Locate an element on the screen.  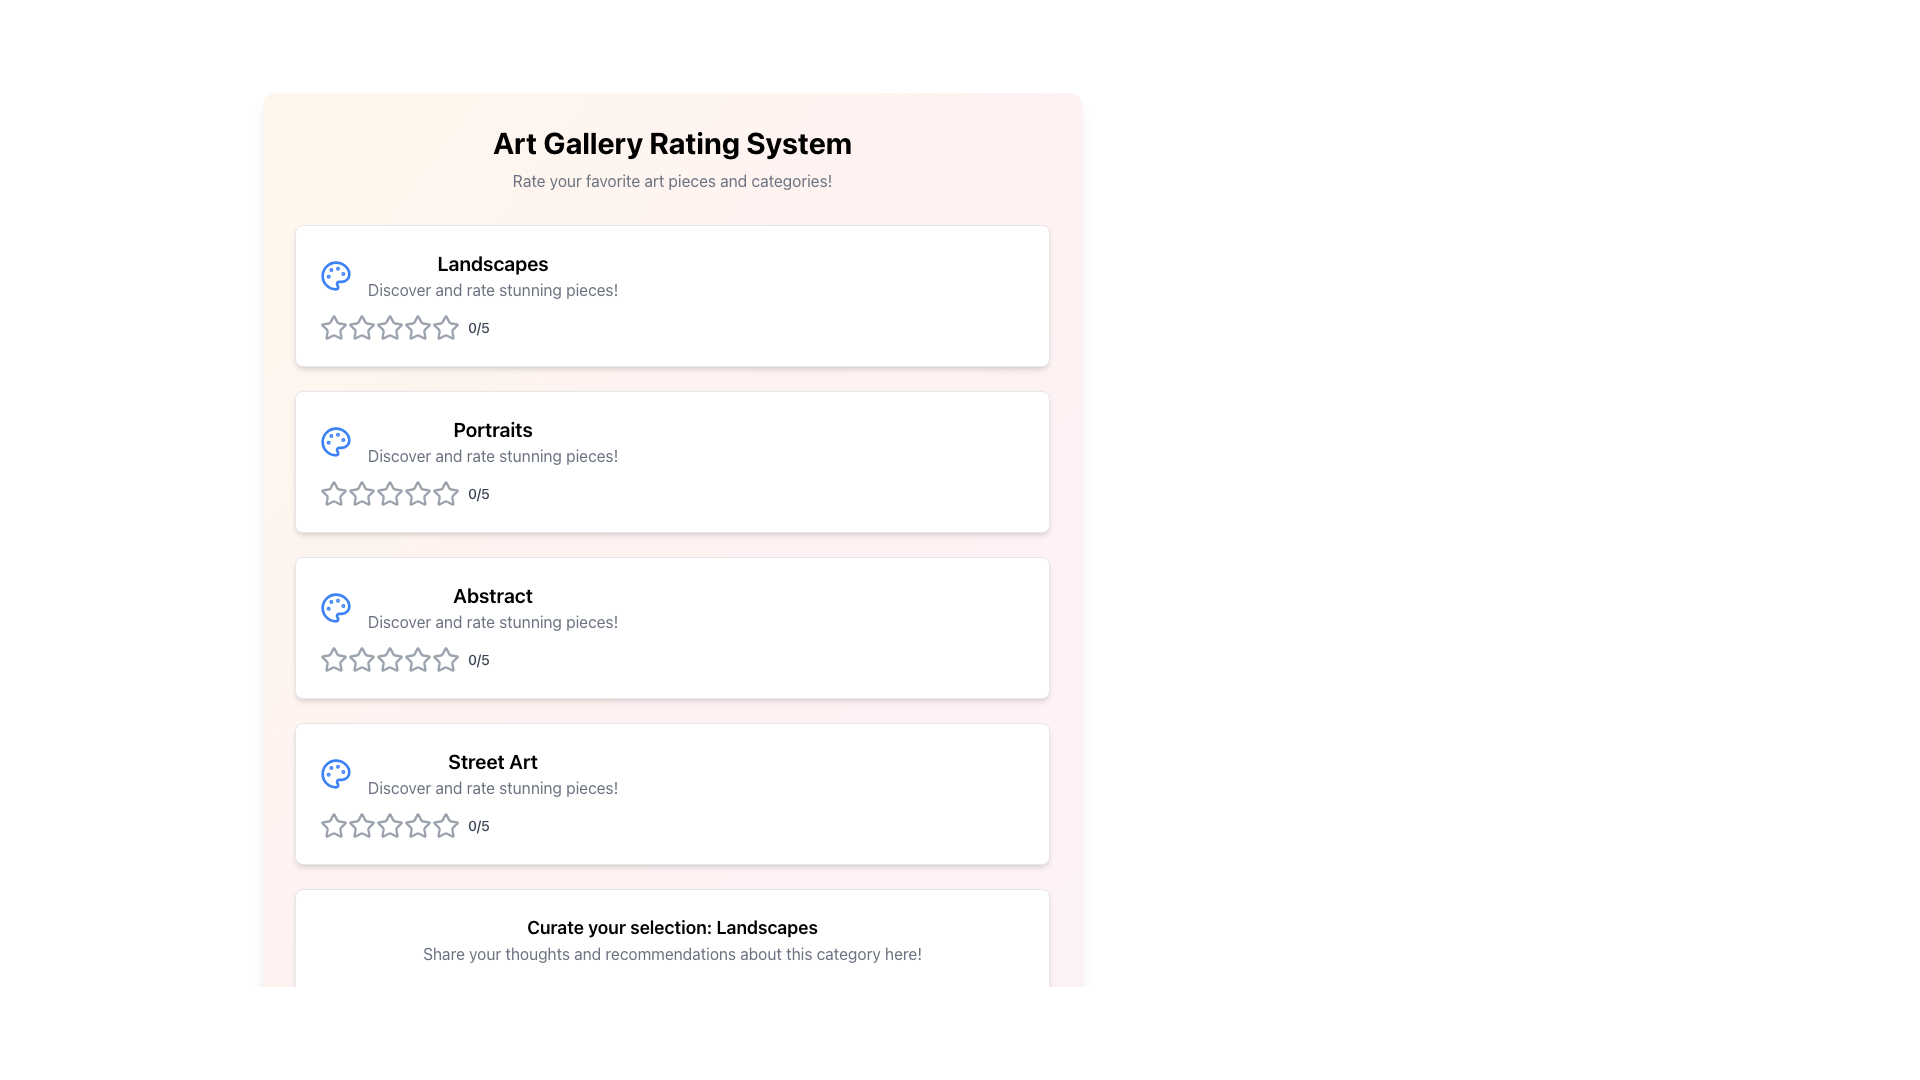
the fifth star-shaped icon in the Landscapes rating section to rate it is located at coordinates (445, 326).